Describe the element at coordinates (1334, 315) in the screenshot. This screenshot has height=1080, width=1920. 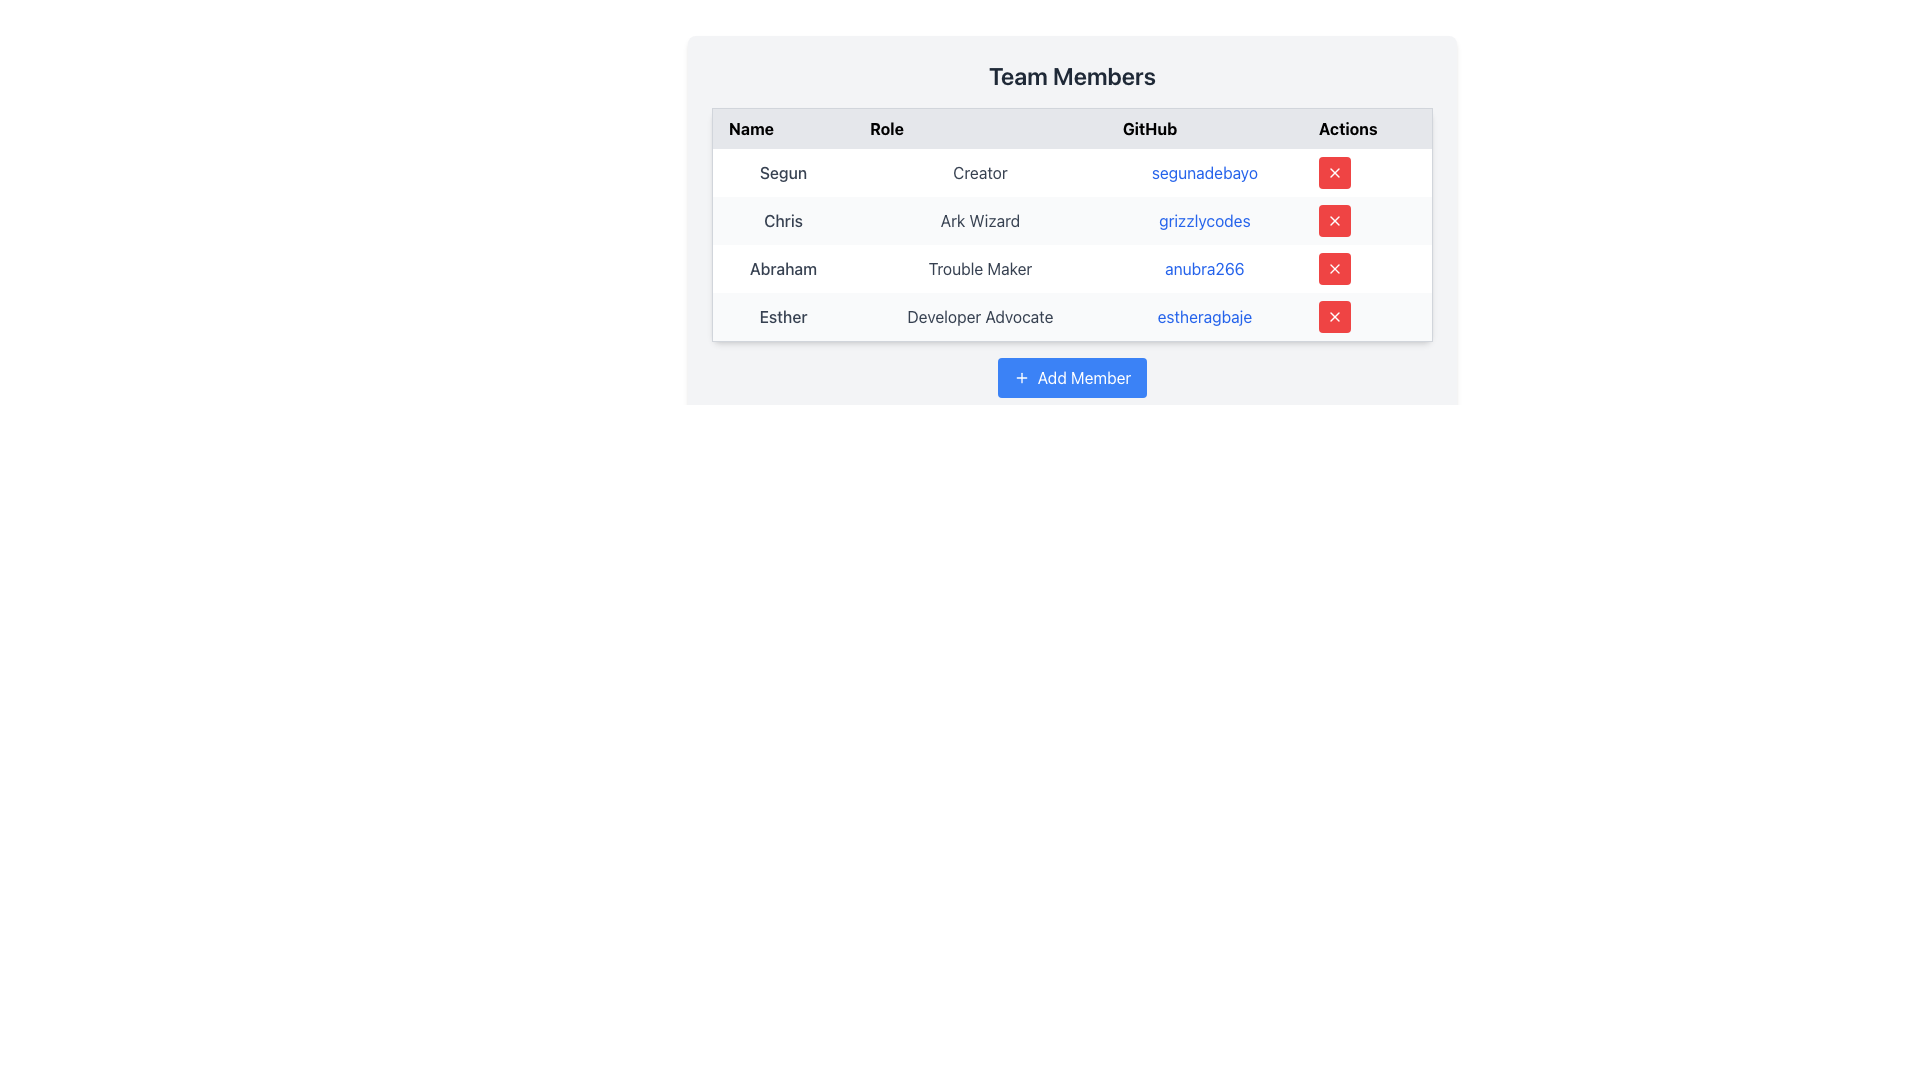
I see `the stylized 'X' icon in the red circular button located in the 'Actions' column for the team member 'Esther'` at that location.